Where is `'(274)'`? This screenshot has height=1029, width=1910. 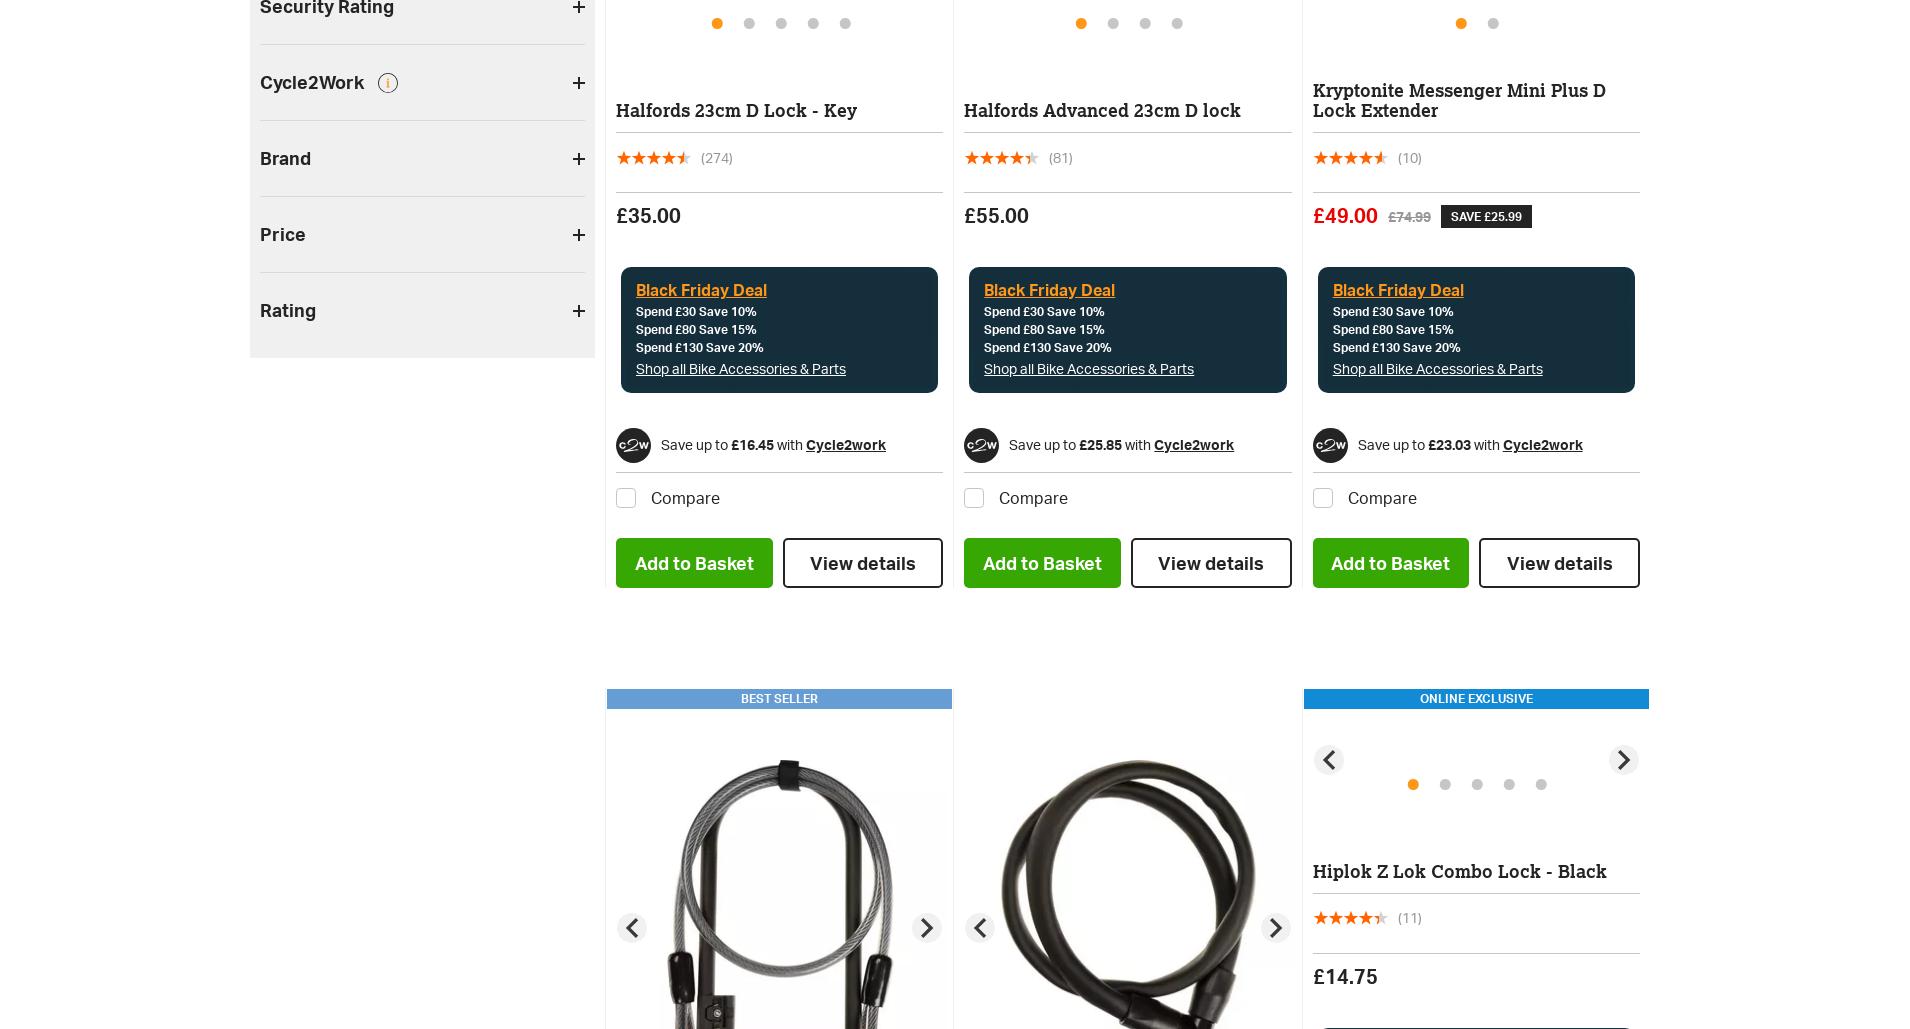
'(274)' is located at coordinates (699, 156).